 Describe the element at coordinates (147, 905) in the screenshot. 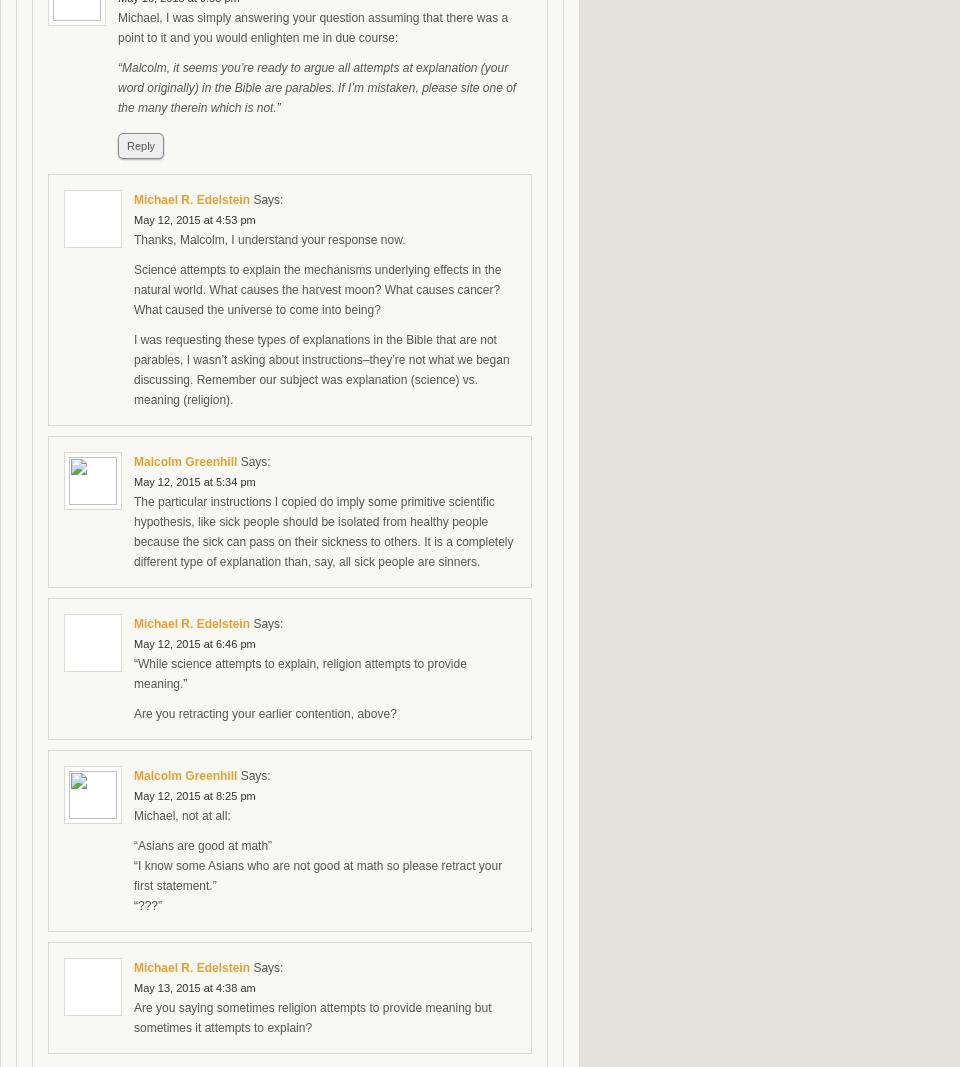

I see `'“???”'` at that location.